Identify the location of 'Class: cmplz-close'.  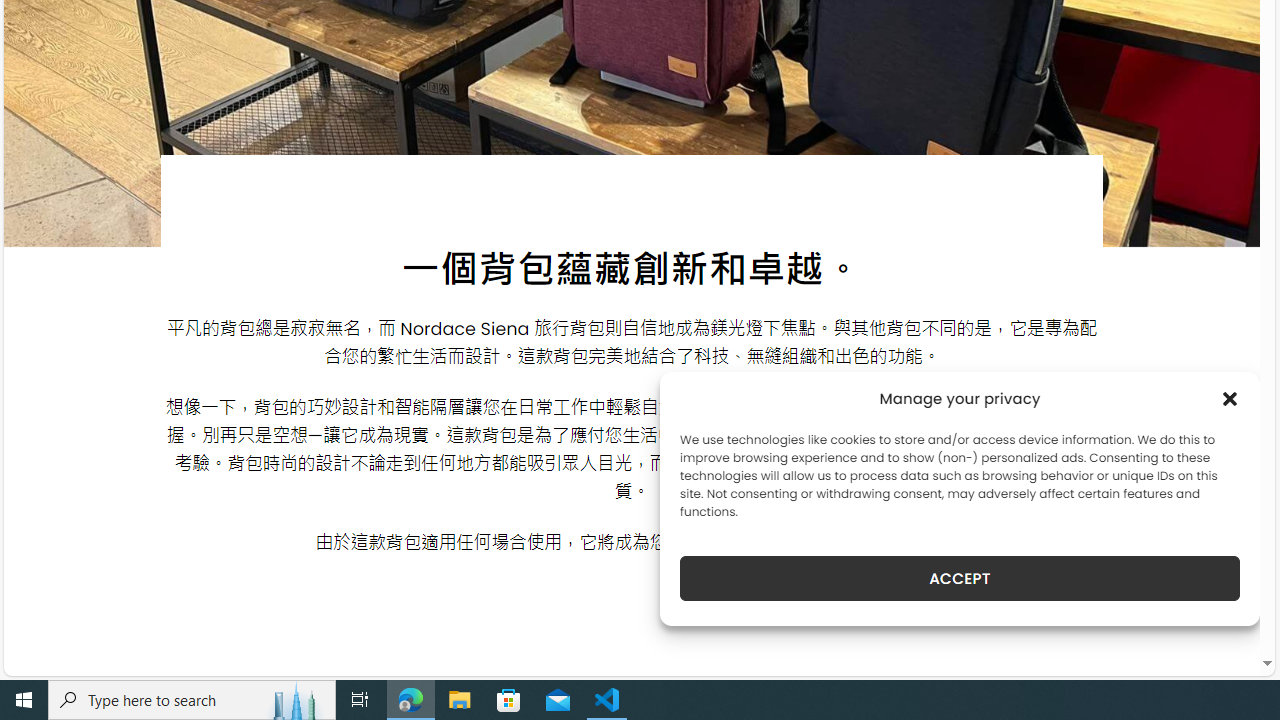
(1229, 398).